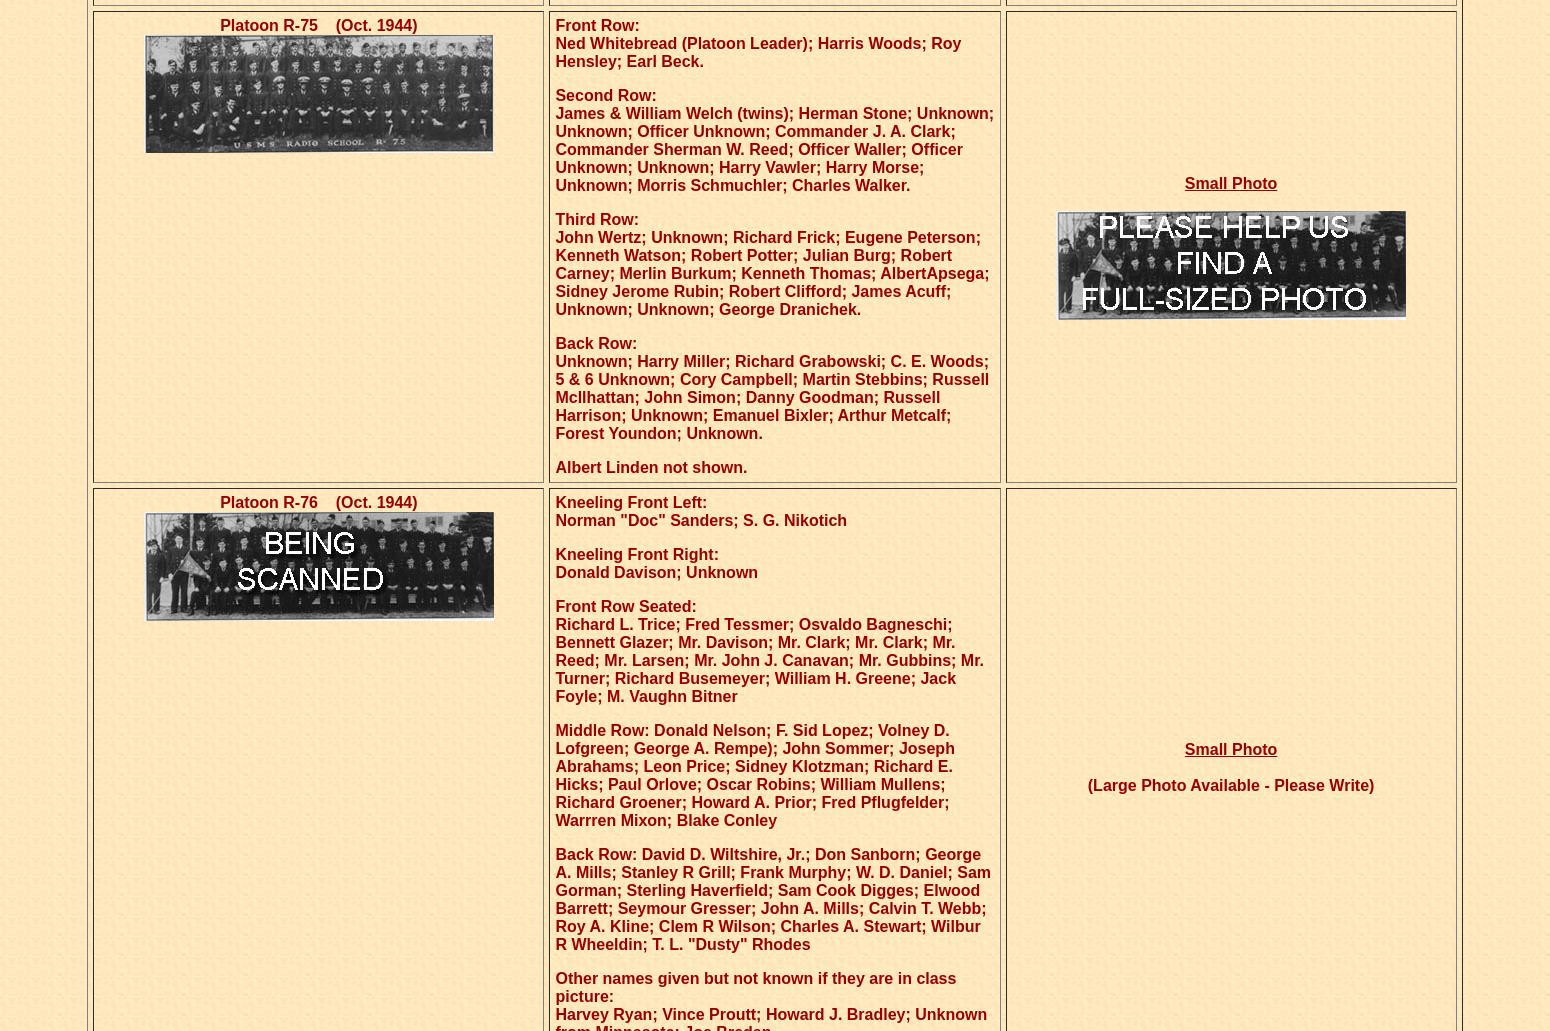  Describe the element at coordinates (630, 502) in the screenshot. I see `'Kneeling Front Left:'` at that location.